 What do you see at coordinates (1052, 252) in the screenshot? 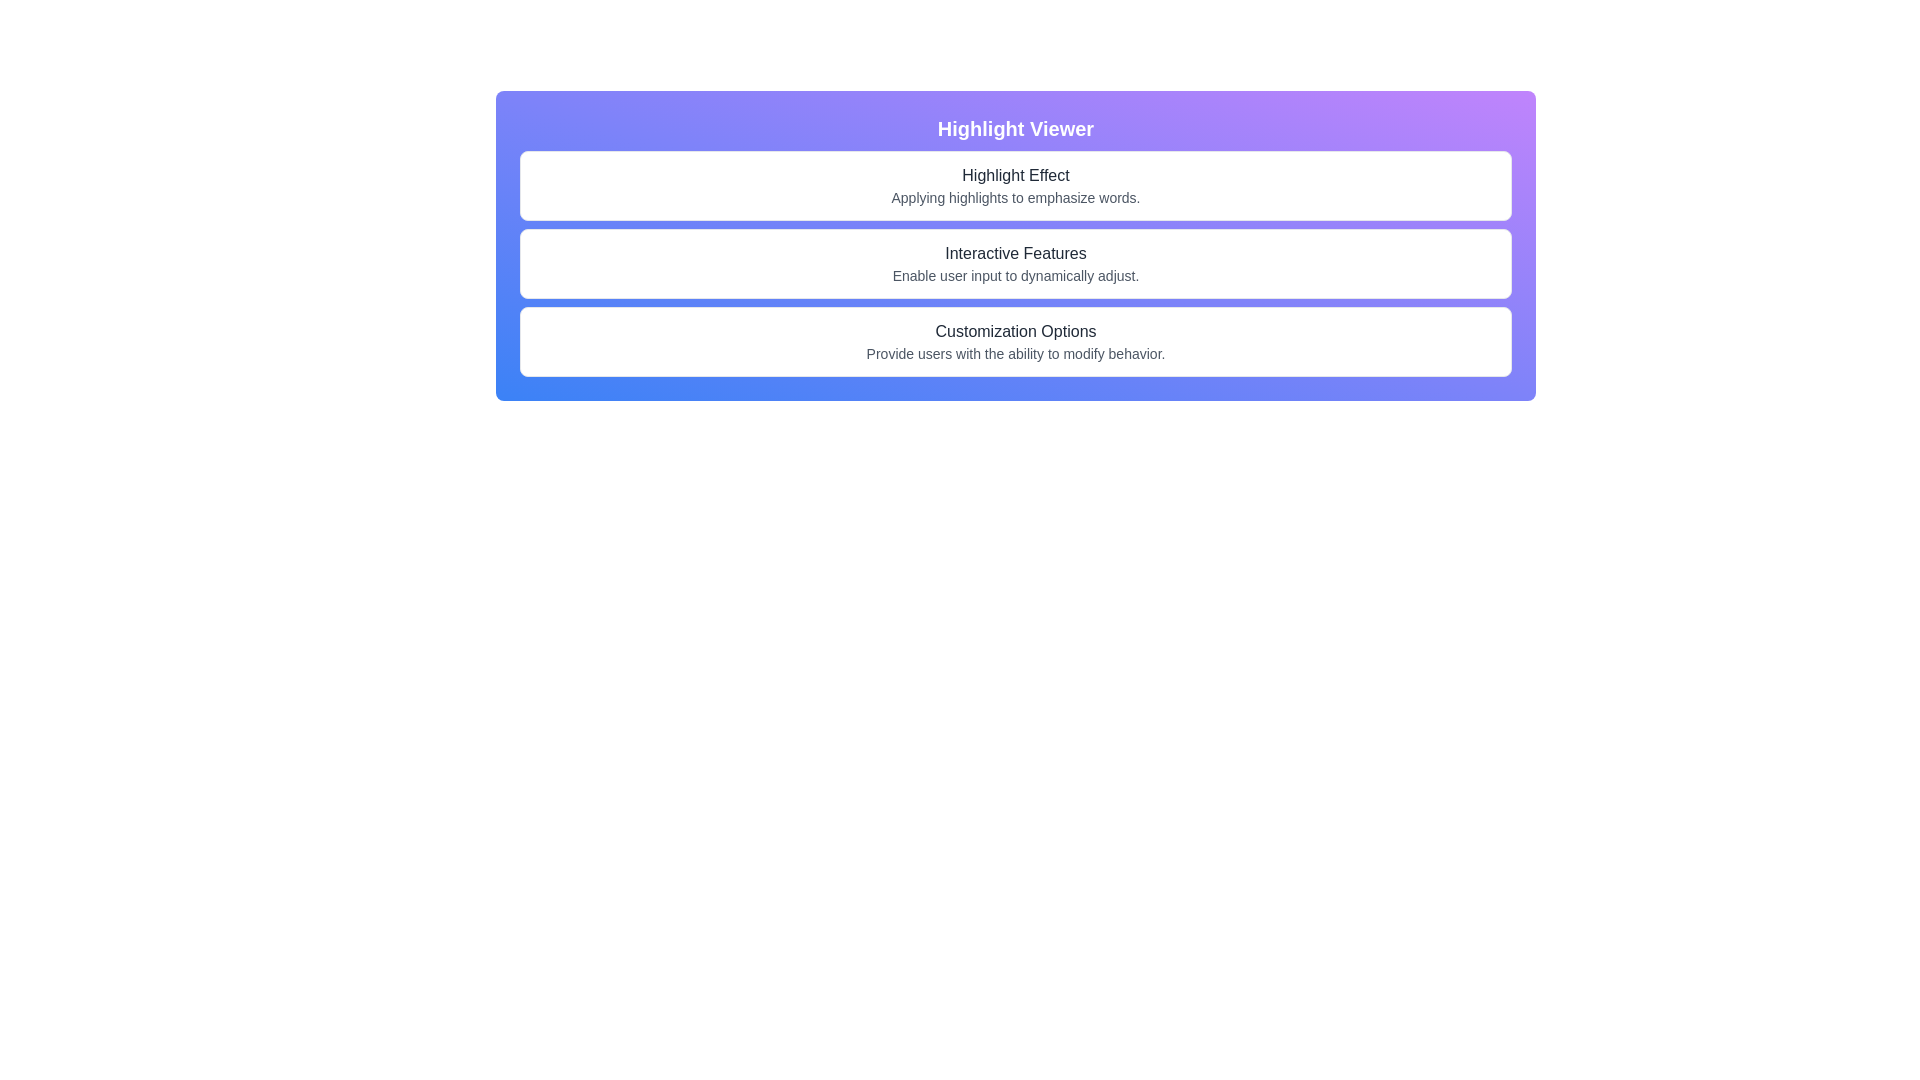
I see `the lowercase 't' character in the header text 'Interactive Features', which is styled with medium font weight and gray color, located on a blue-purple gradient background` at bounding box center [1052, 252].